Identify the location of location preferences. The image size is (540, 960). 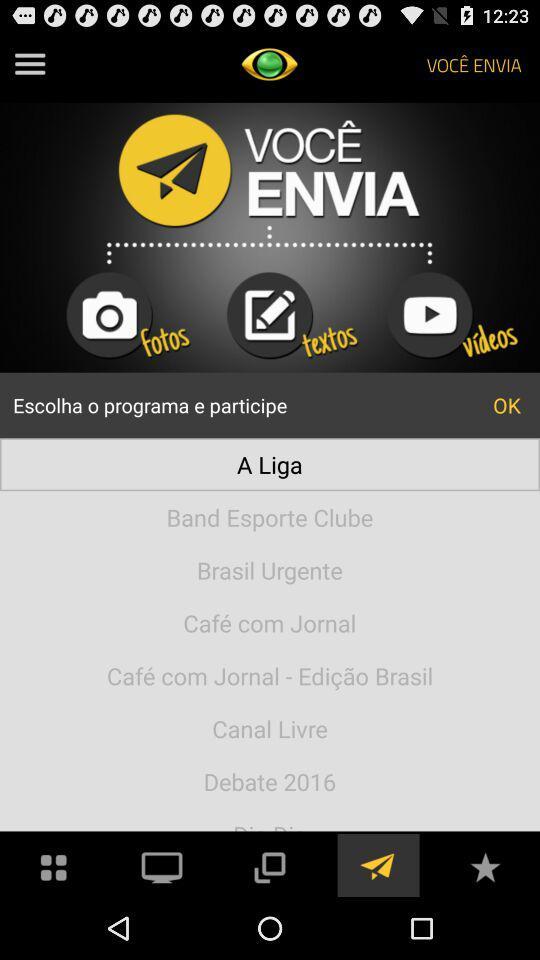
(377, 864).